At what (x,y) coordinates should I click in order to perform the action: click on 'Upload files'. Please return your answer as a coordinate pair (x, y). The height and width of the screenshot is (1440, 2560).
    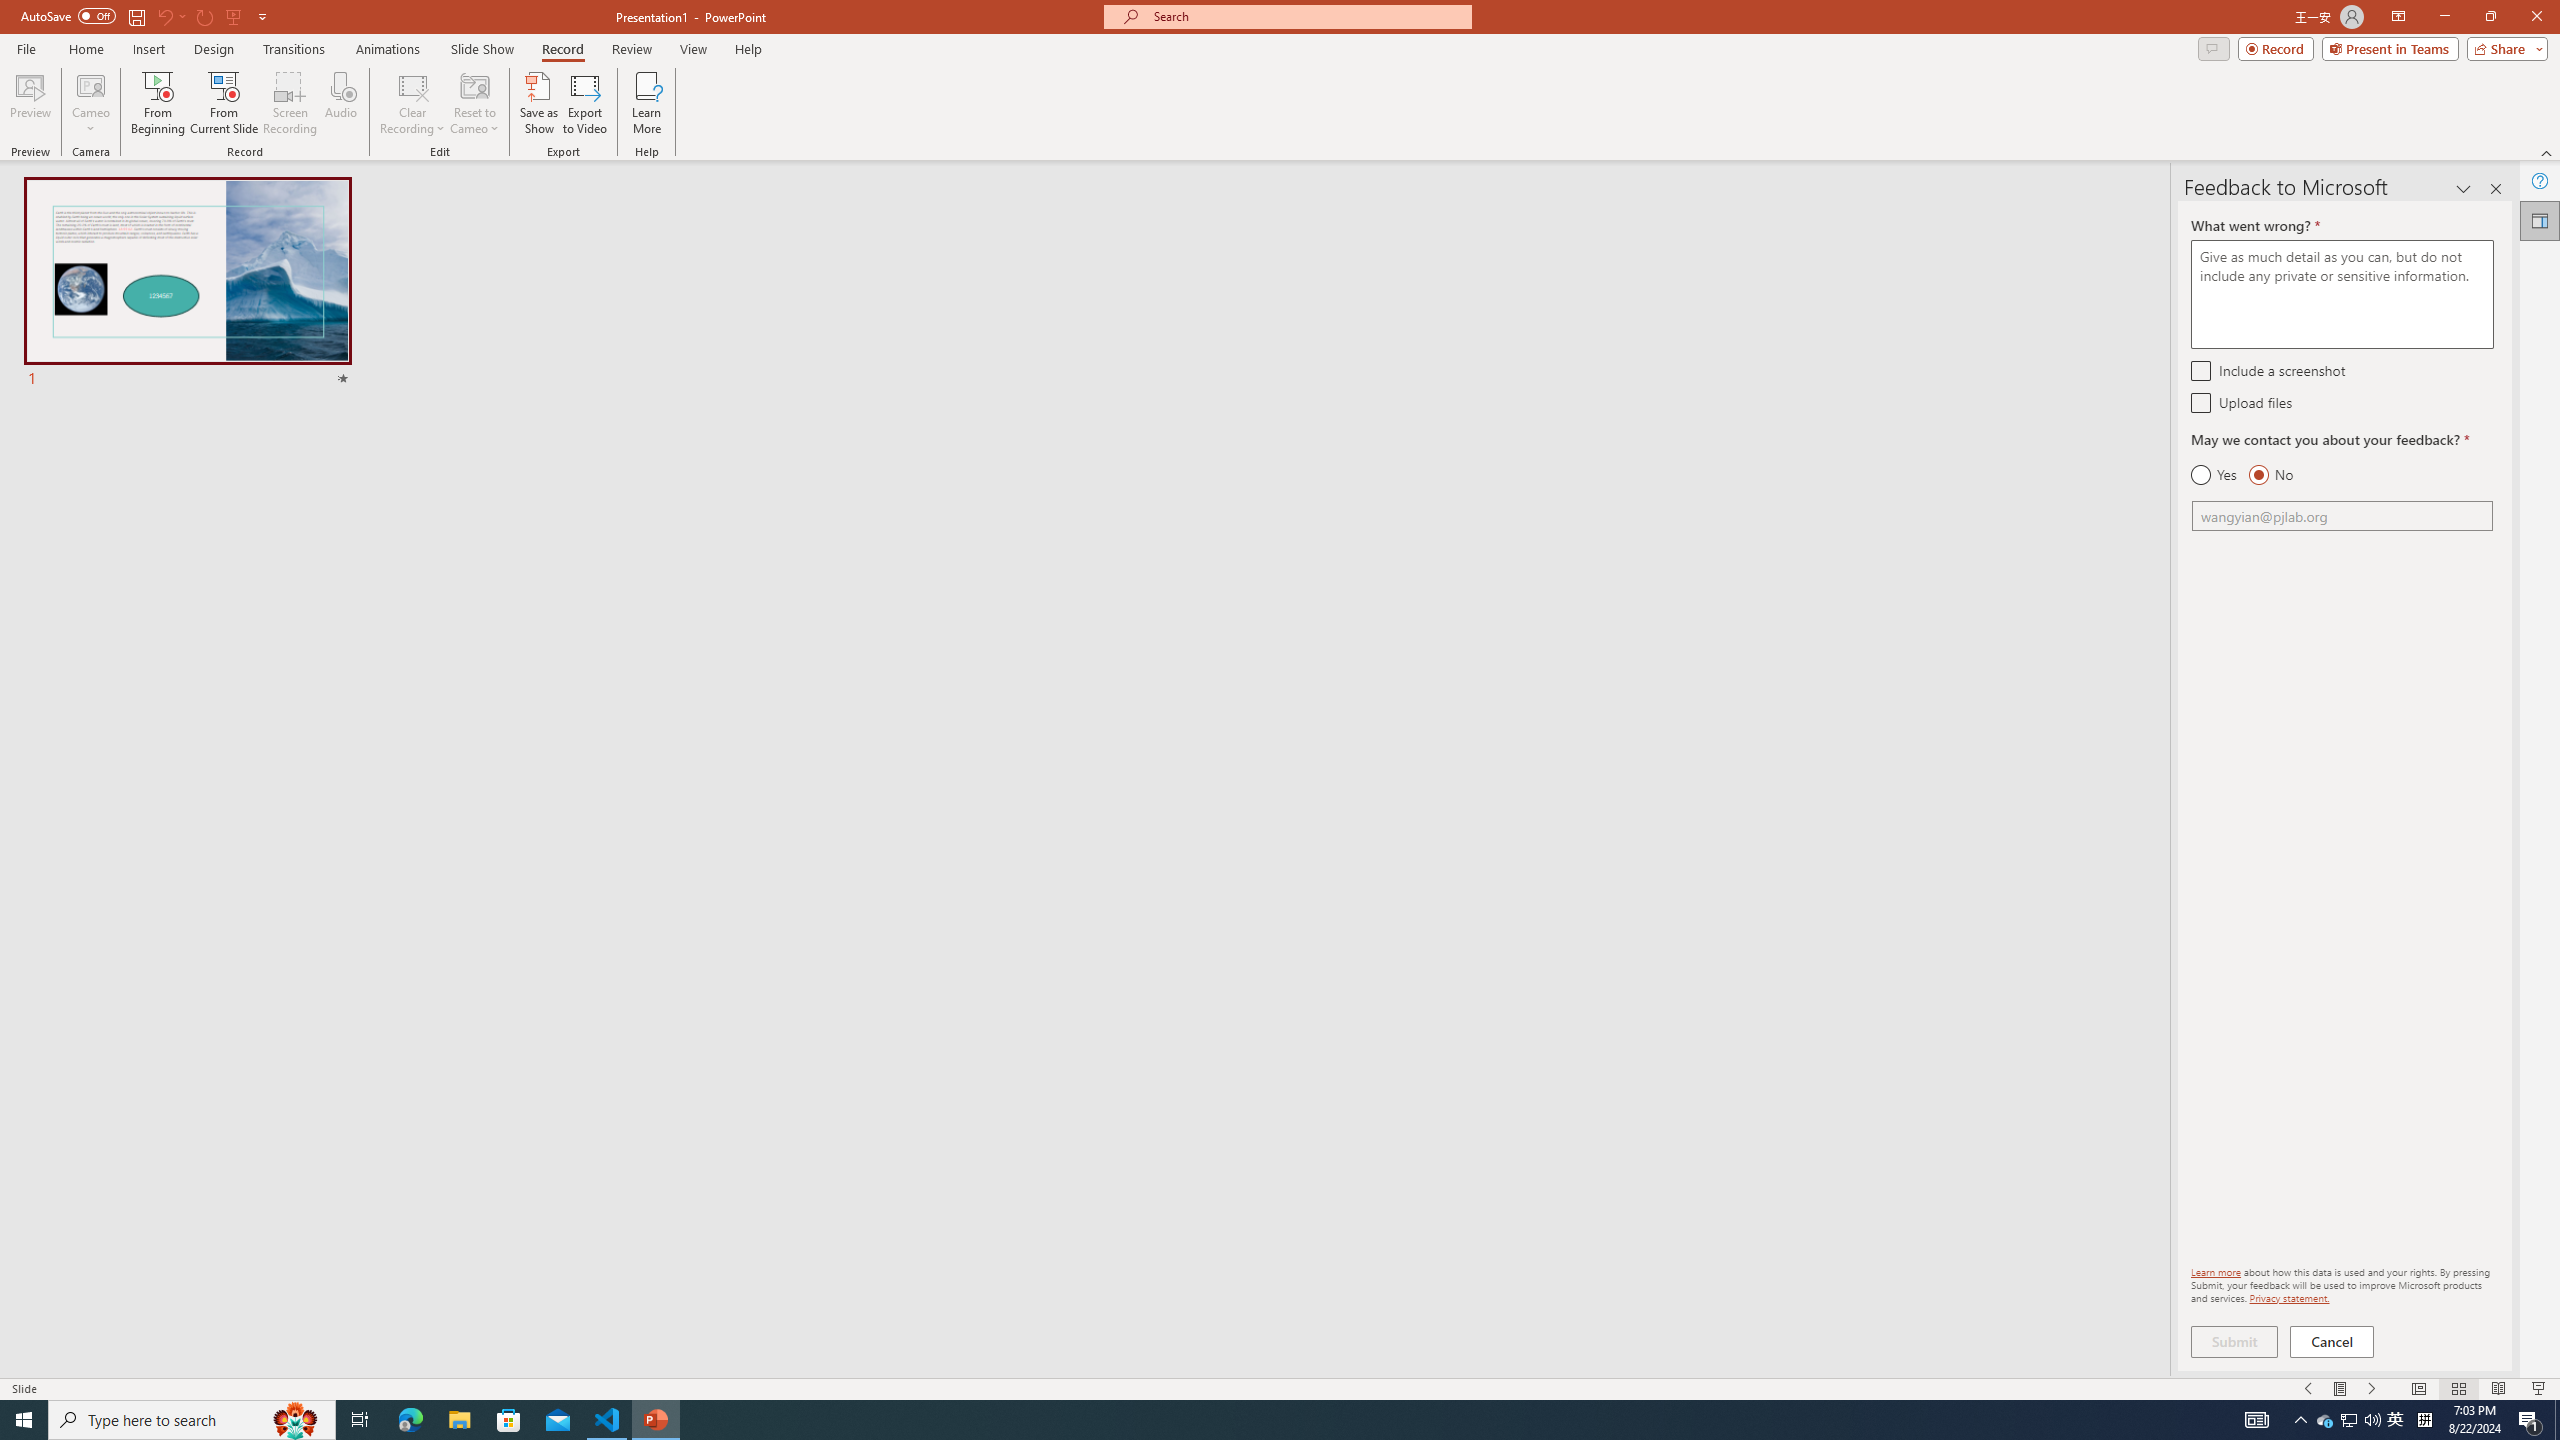
    Looking at the image, I should click on (2200, 402).